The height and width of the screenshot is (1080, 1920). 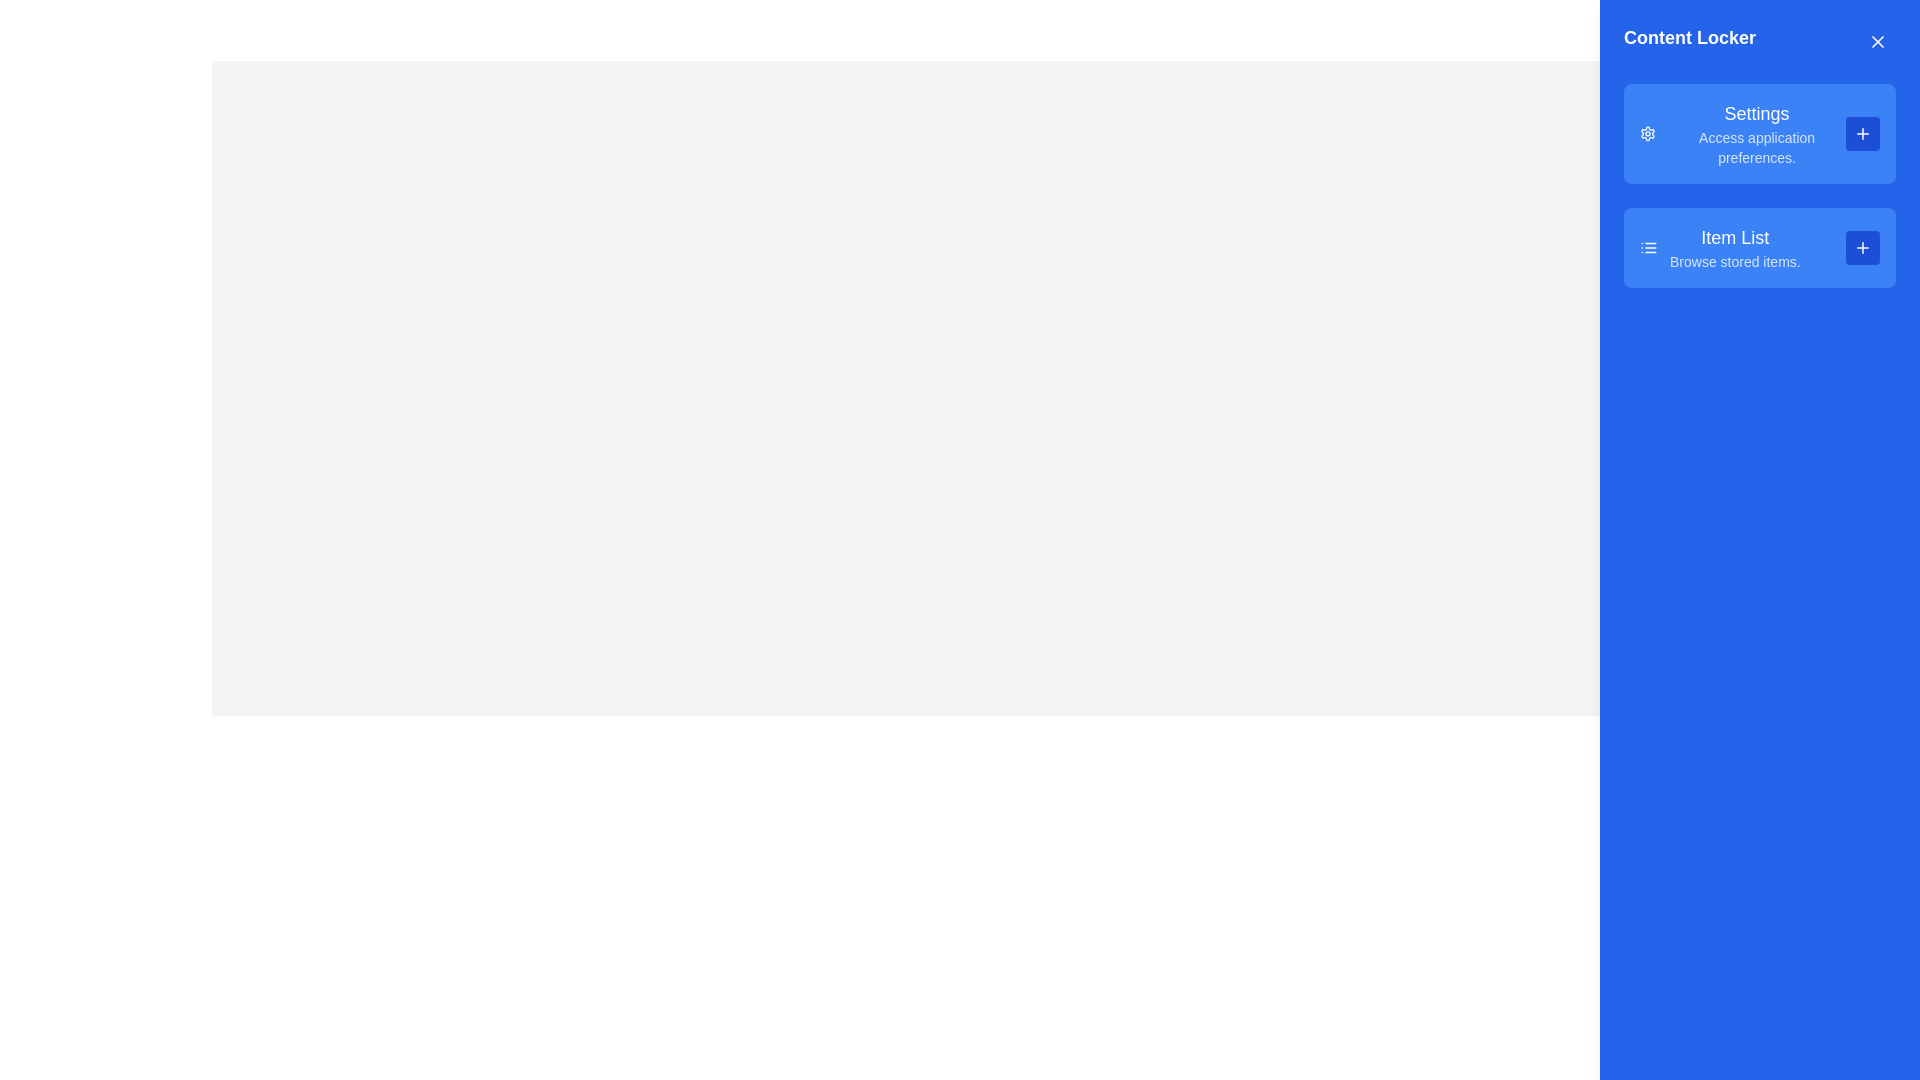 I want to click on the Close icon button (Cross icon) located at the top right corner of the 'Content Locker' sidebar, so click(x=1876, y=42).